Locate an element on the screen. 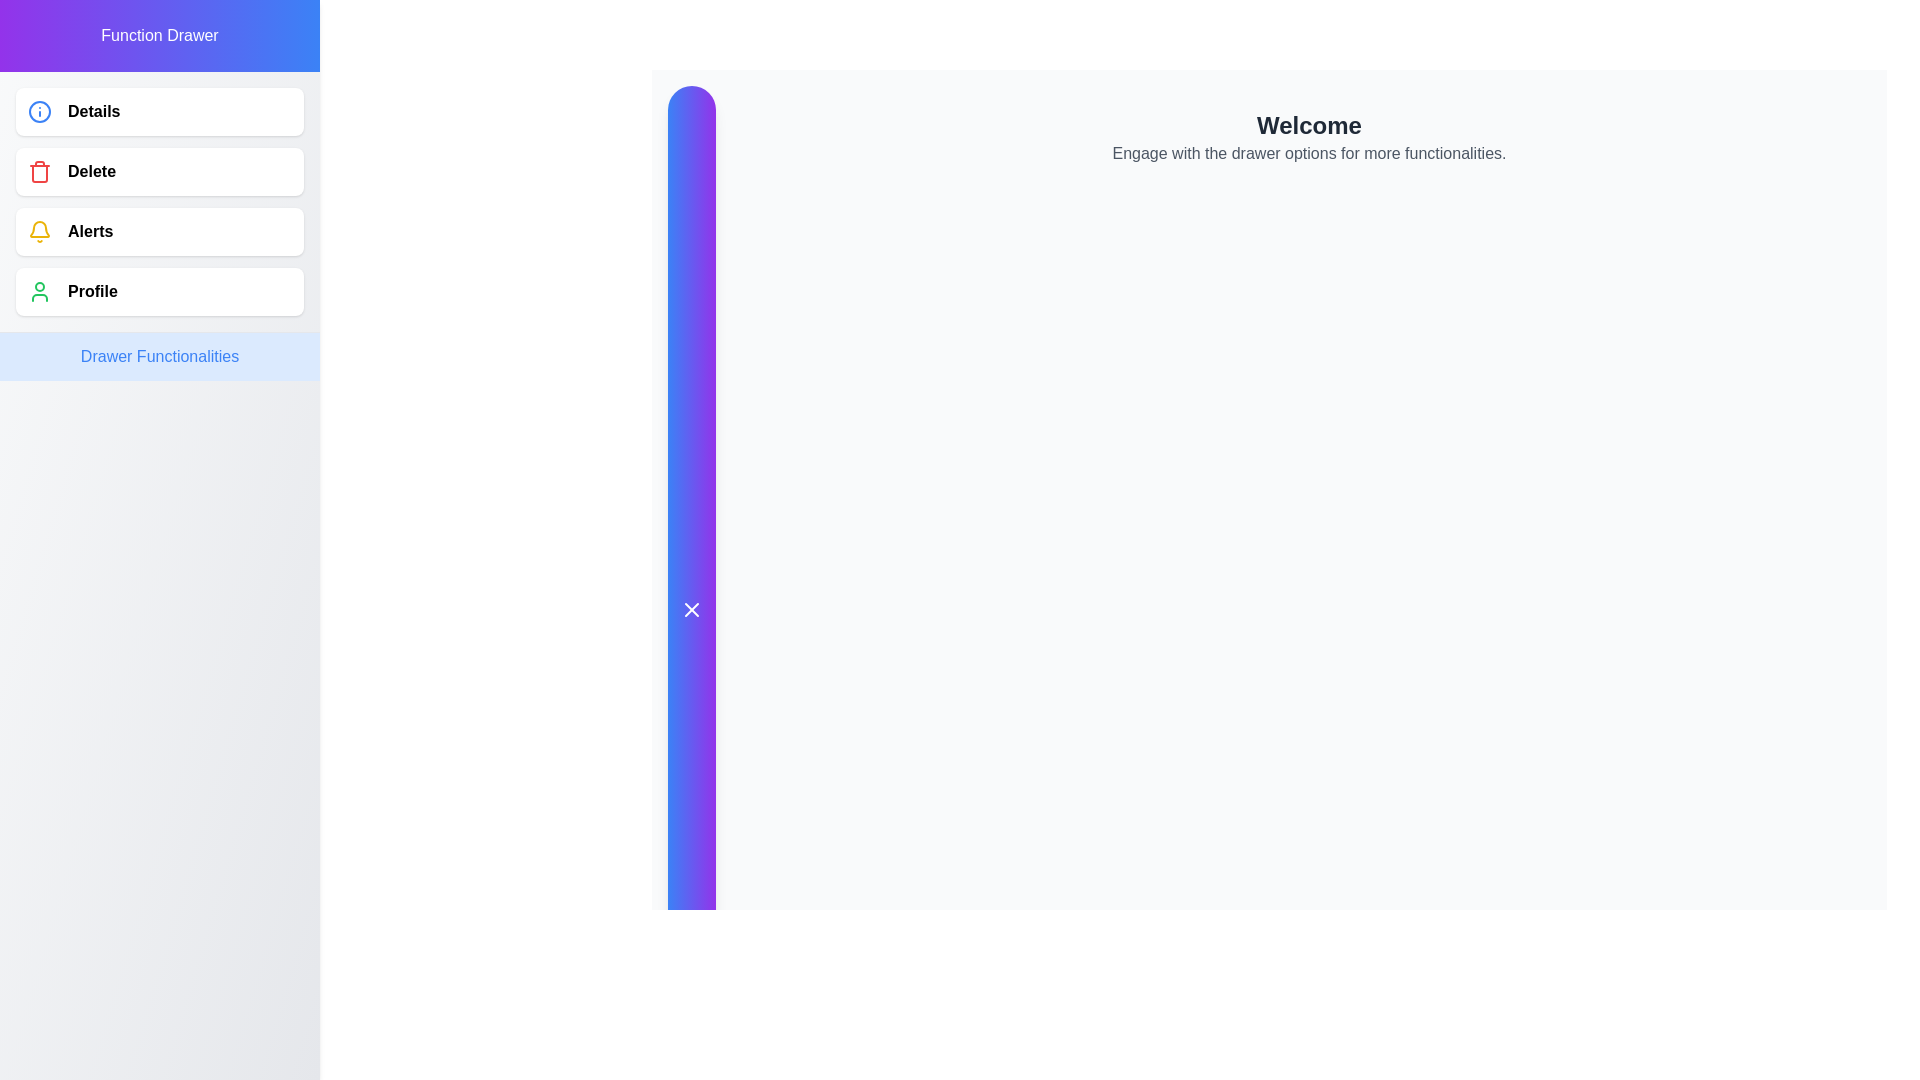  the 'X' icon within the circular button located in the vertical sidebar to potentially reveal a tooltip is located at coordinates (691, 608).